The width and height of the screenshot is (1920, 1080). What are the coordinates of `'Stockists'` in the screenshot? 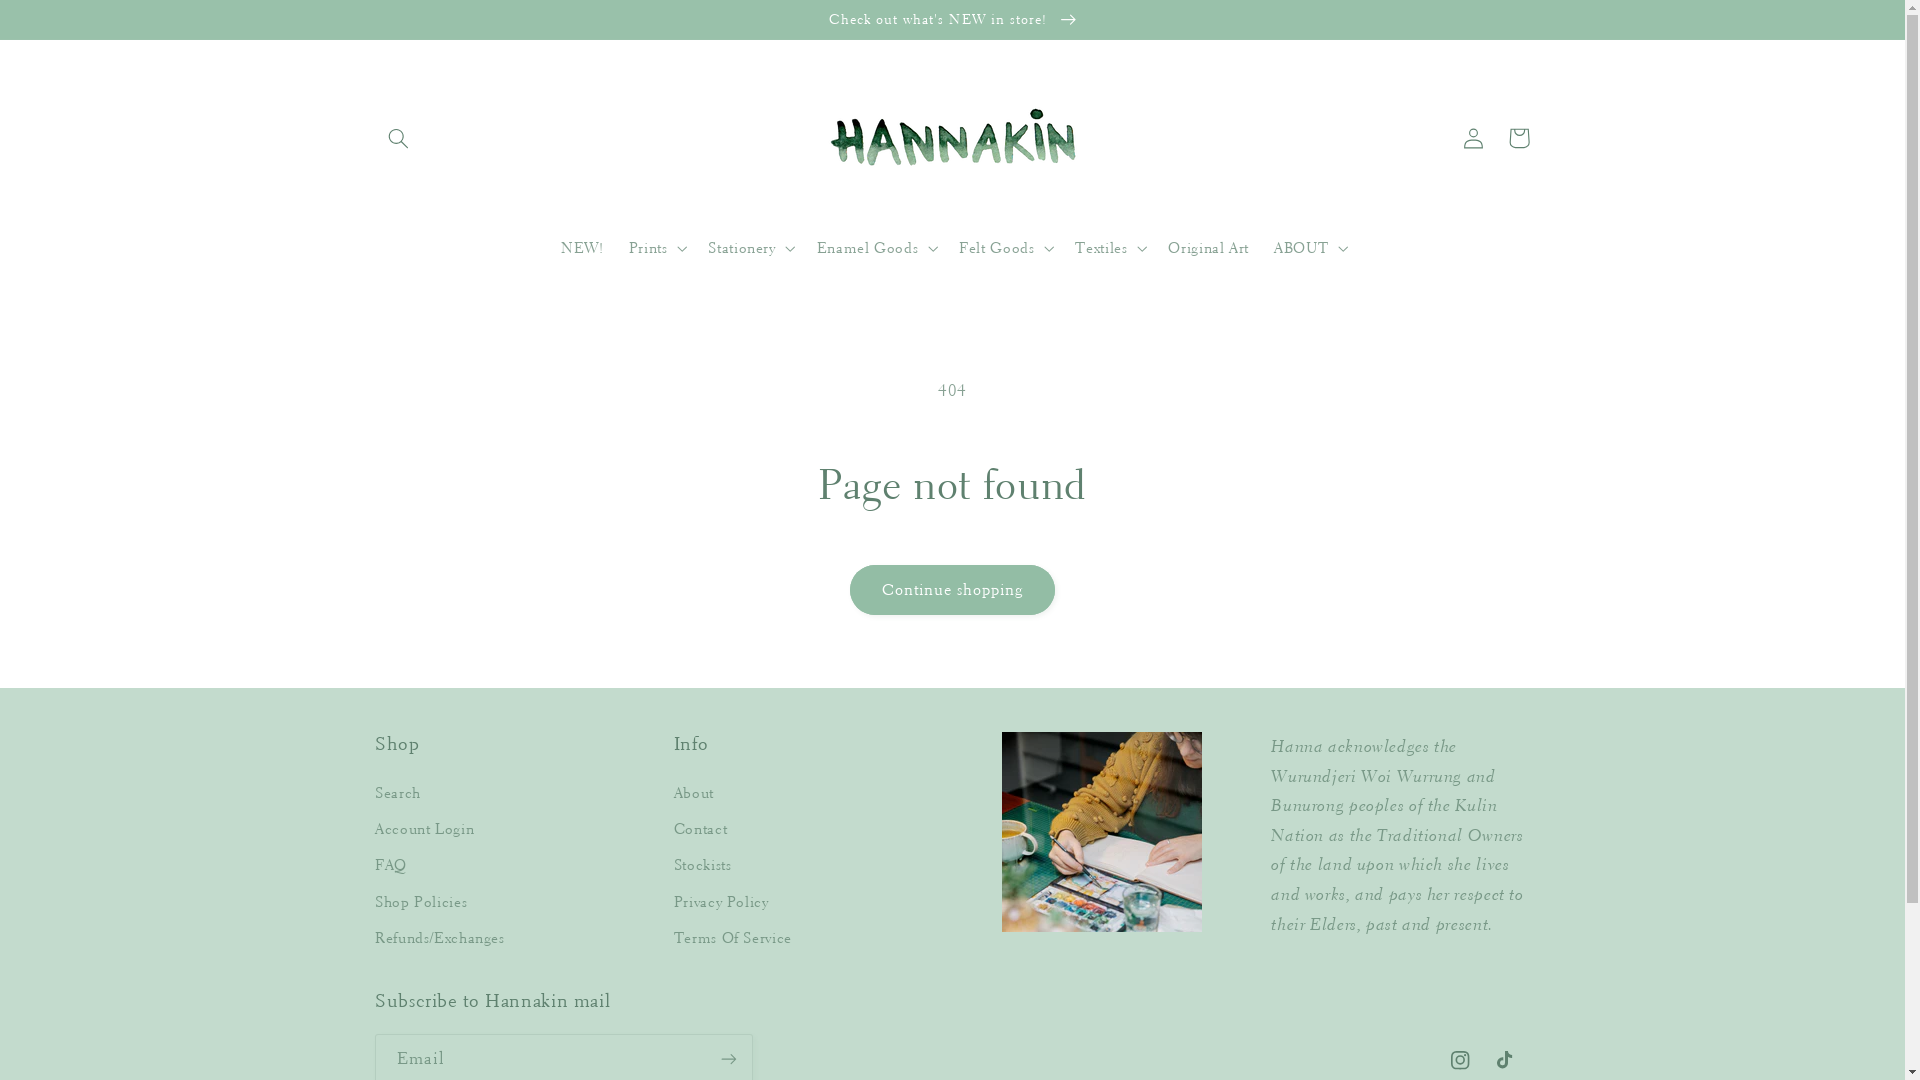 It's located at (702, 865).